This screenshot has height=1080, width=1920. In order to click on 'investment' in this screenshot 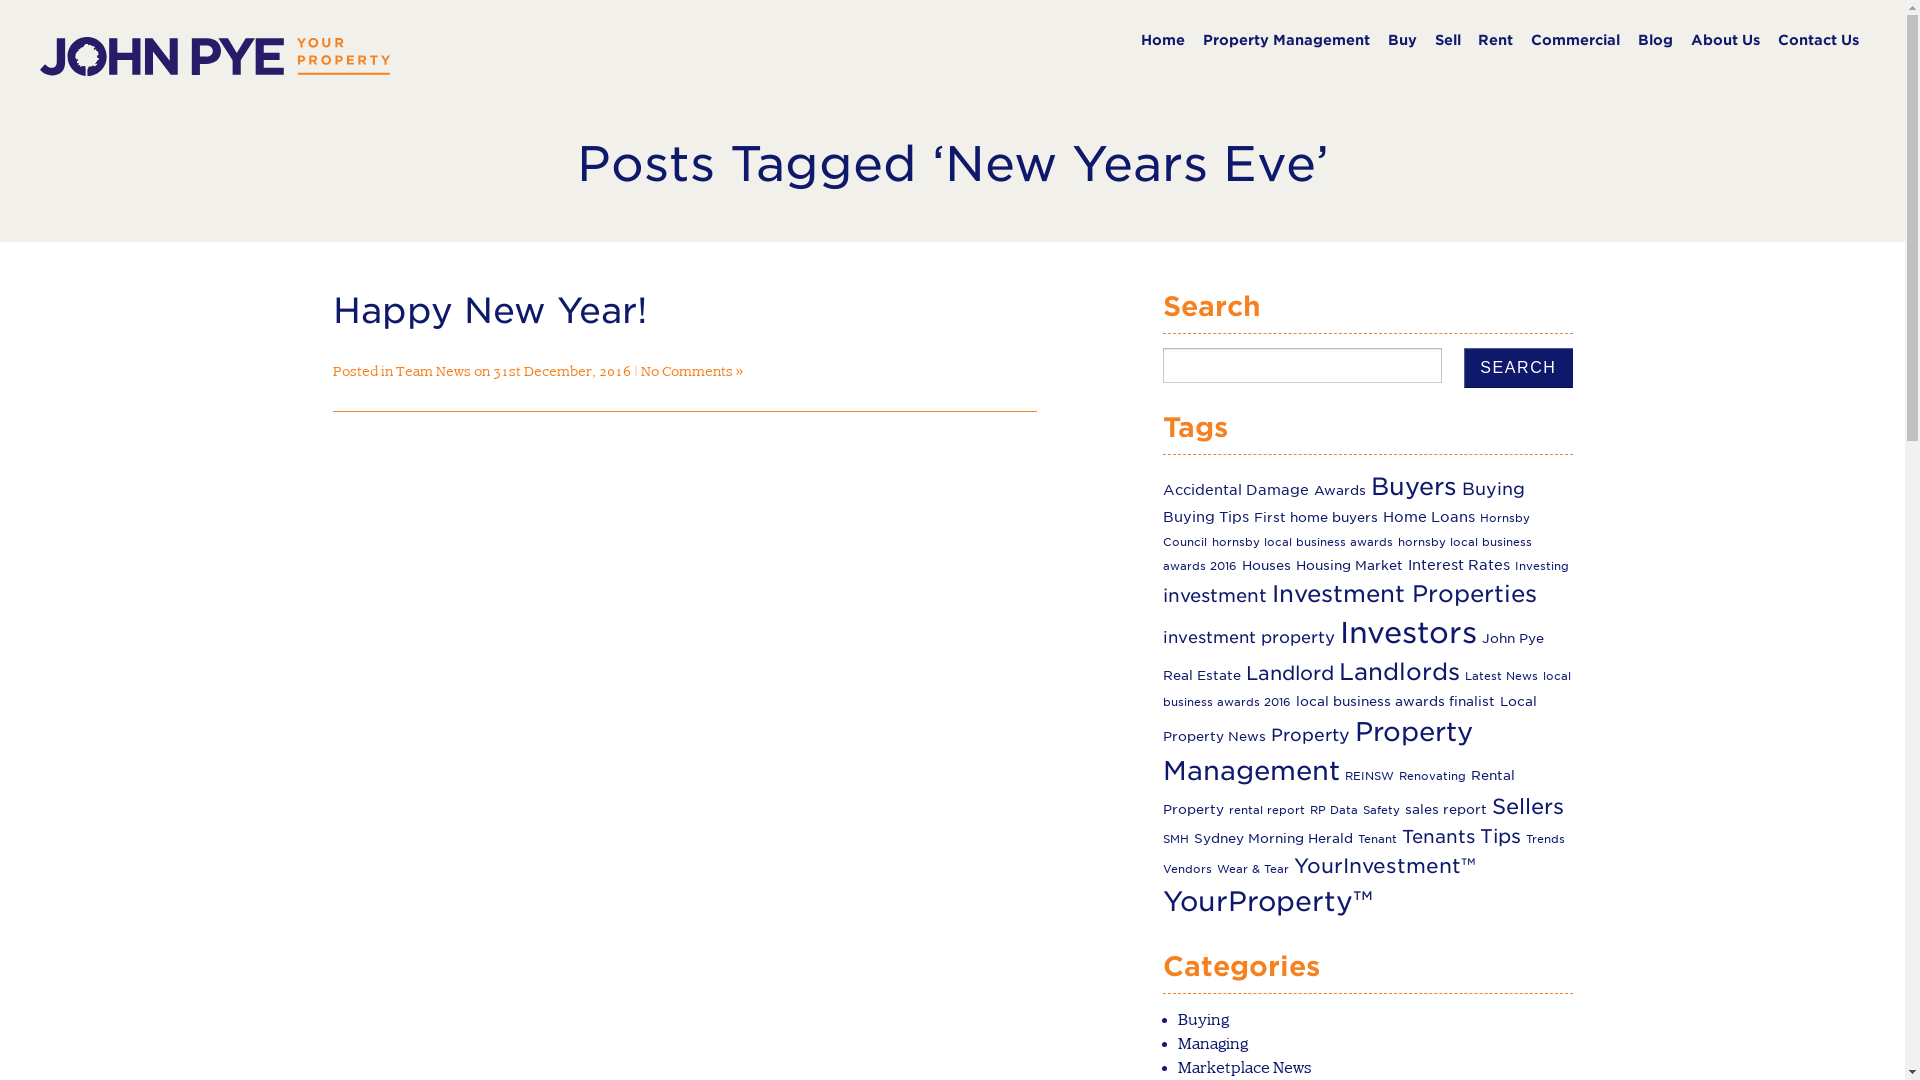, I will do `click(1213, 594)`.